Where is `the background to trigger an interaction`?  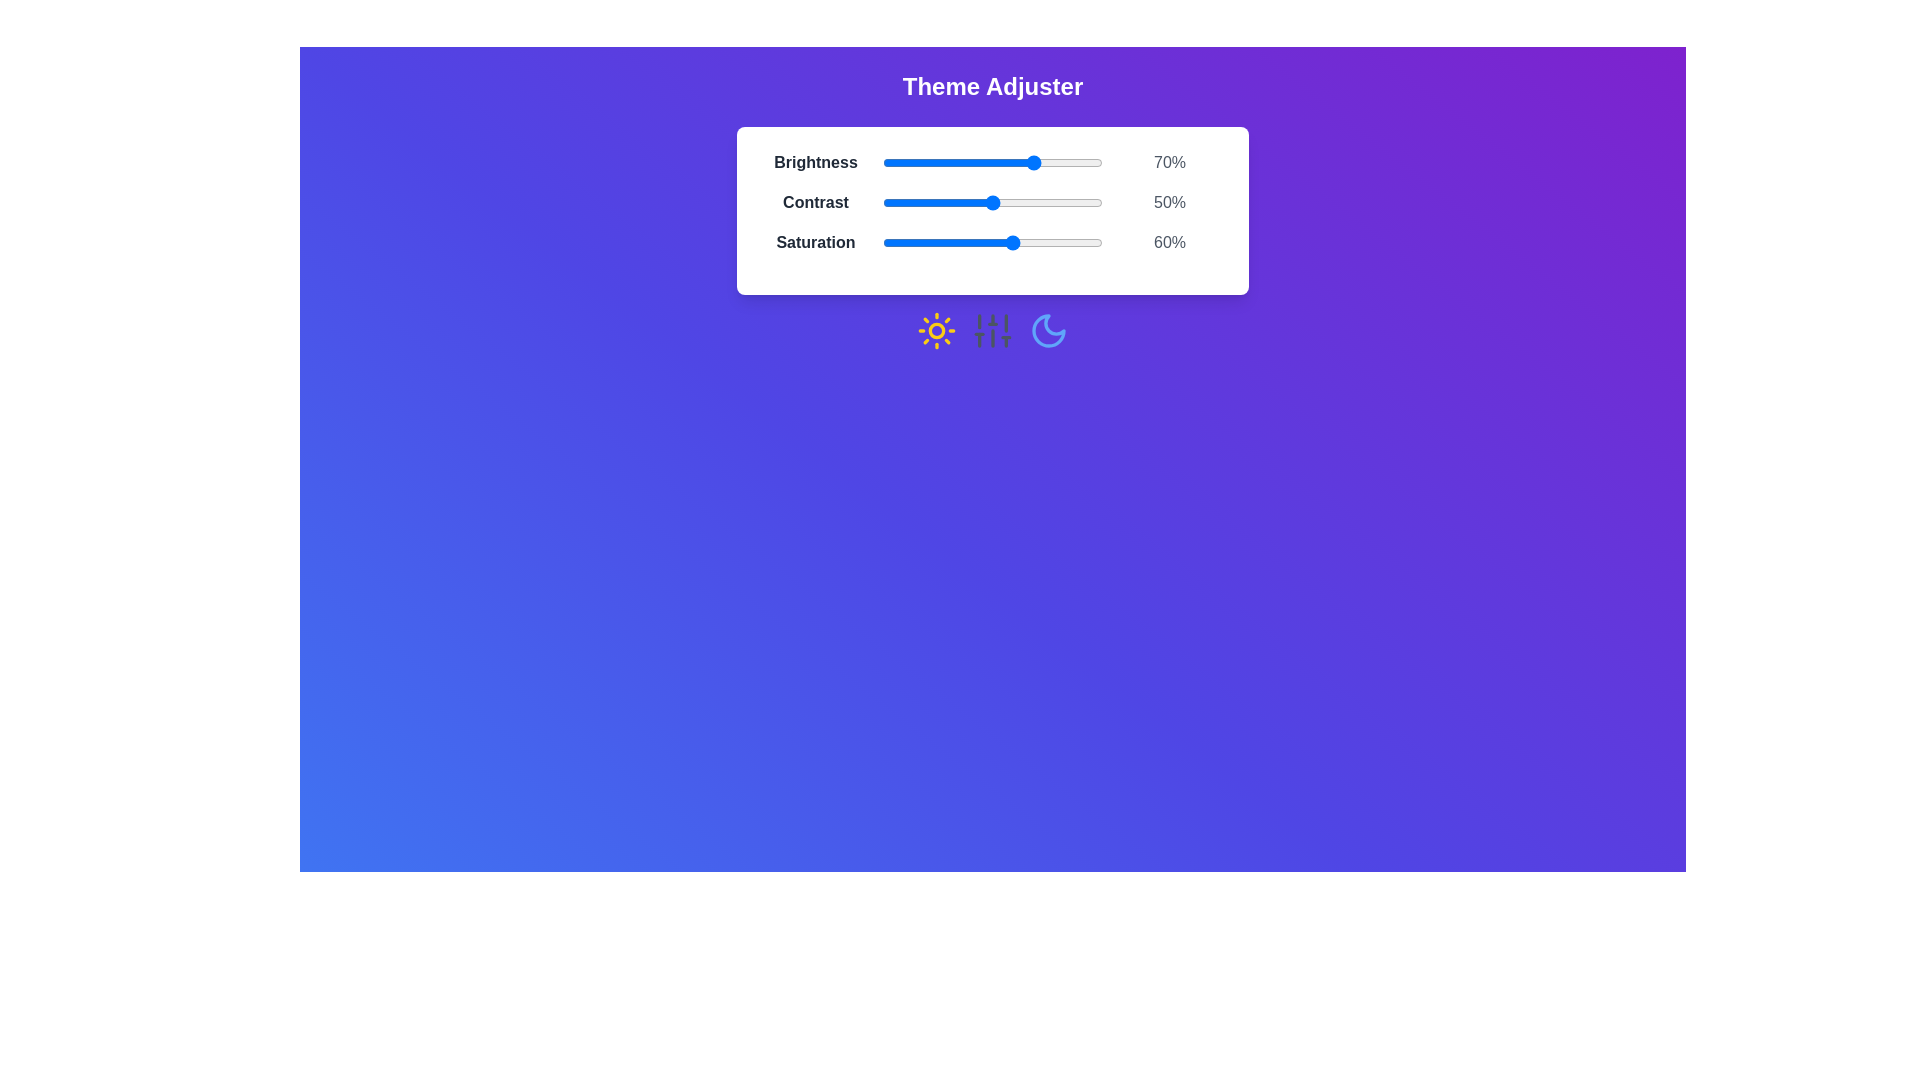 the background to trigger an interaction is located at coordinates (767, 511).